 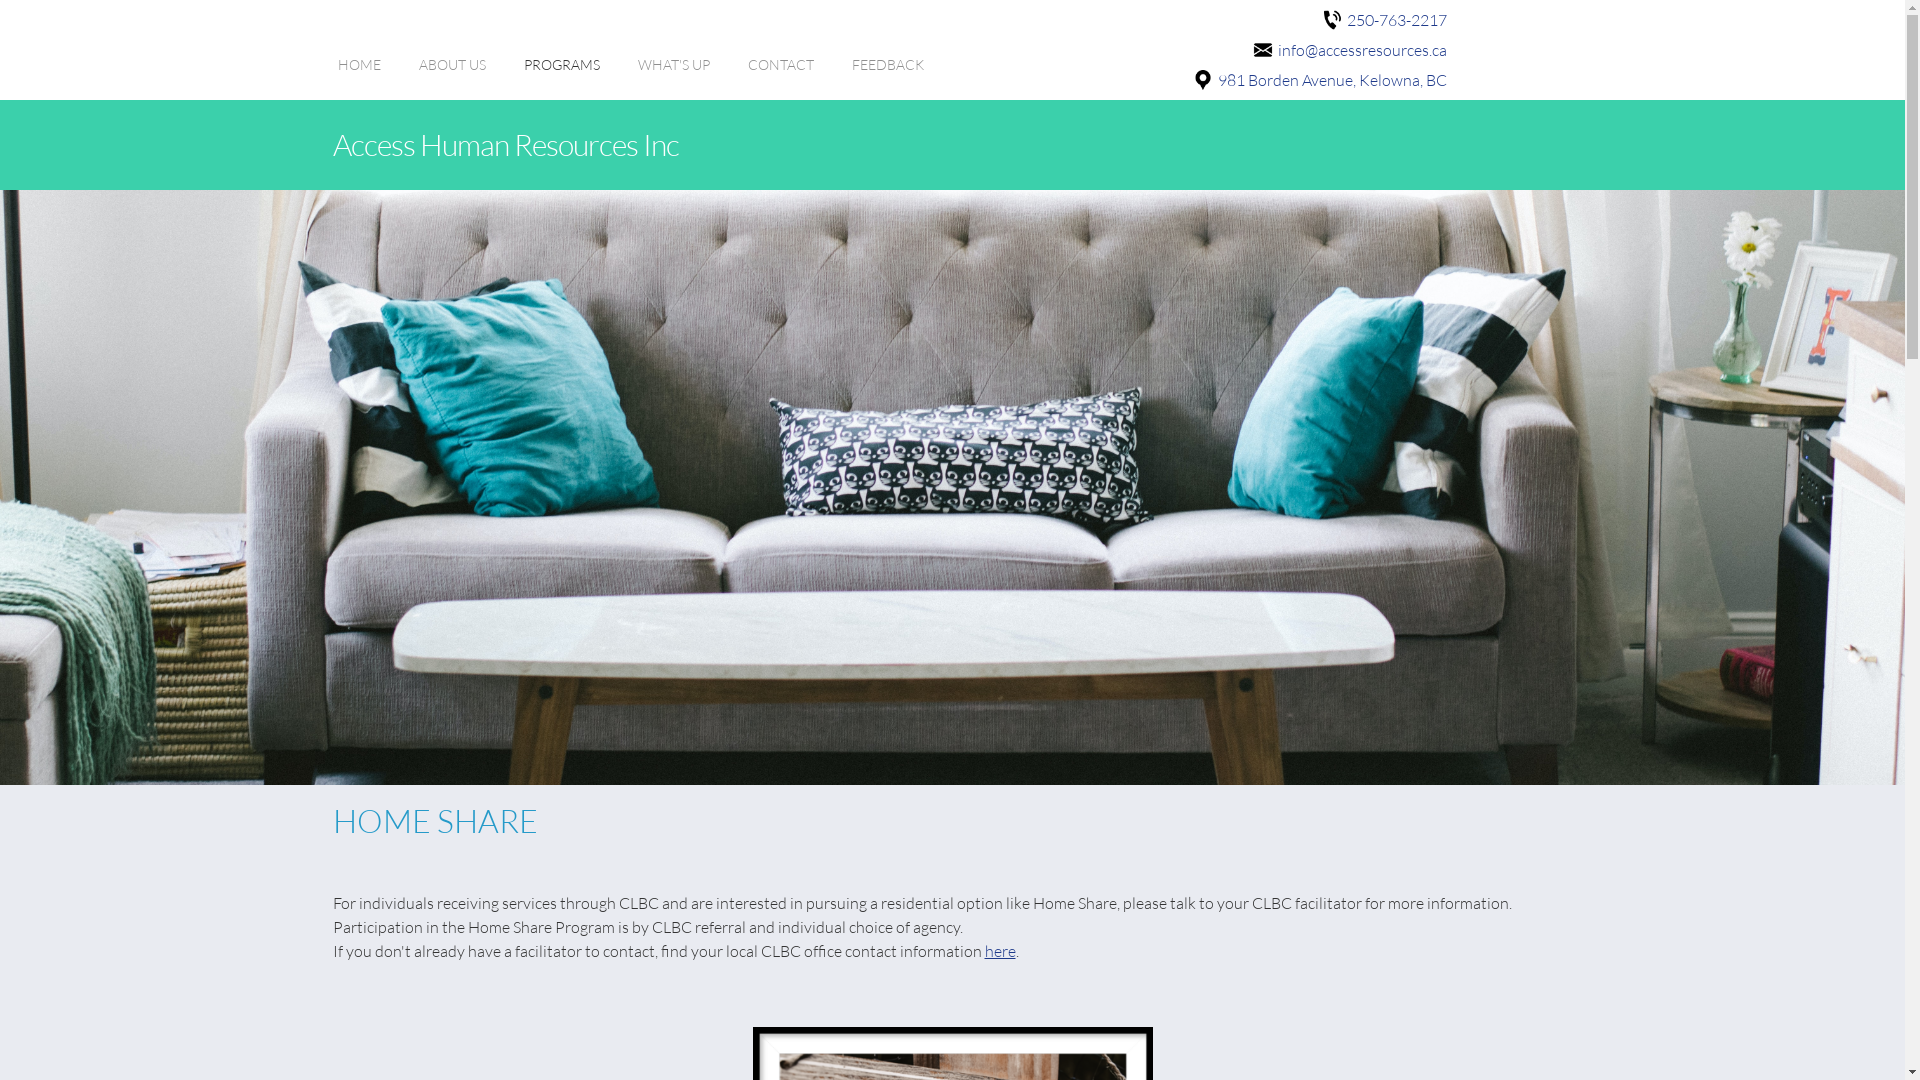 What do you see at coordinates (950, 142) in the screenshot?
I see `'Access Human Resources Inc'` at bounding box center [950, 142].